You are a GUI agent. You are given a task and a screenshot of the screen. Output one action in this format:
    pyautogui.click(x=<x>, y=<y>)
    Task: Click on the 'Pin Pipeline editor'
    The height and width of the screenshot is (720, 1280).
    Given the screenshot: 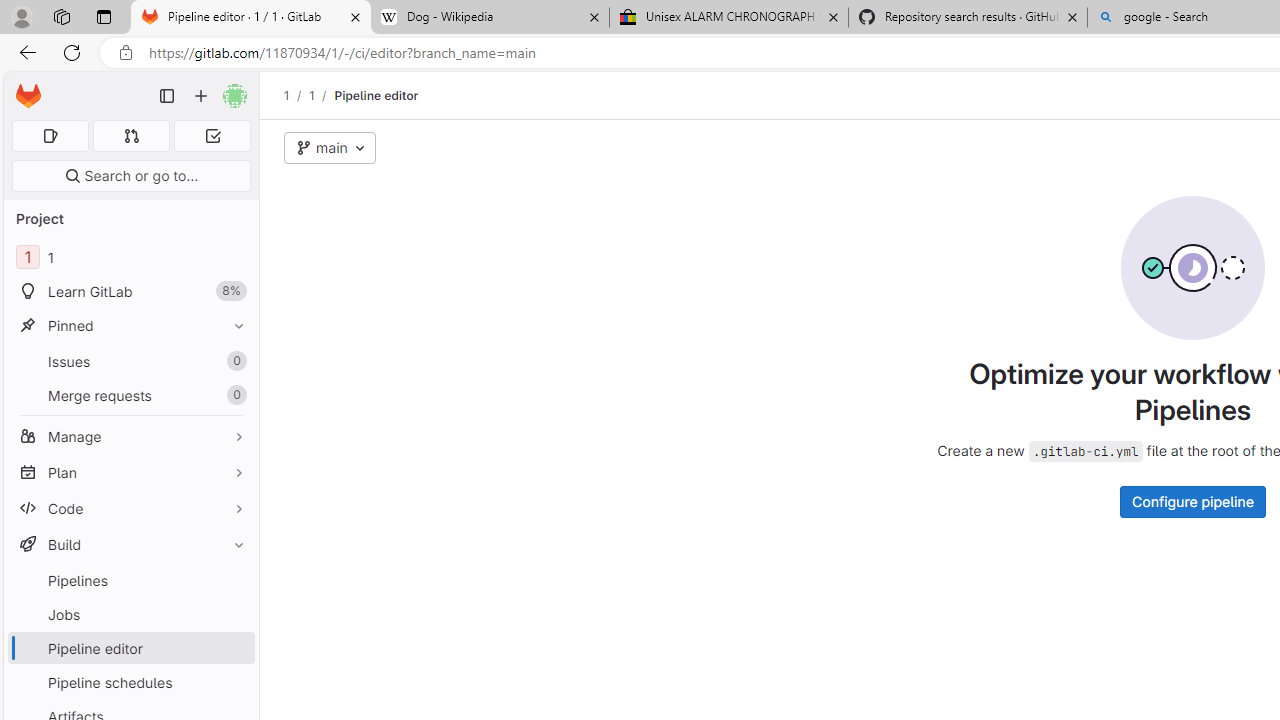 What is the action you would take?
    pyautogui.click(x=234, y=648)
    